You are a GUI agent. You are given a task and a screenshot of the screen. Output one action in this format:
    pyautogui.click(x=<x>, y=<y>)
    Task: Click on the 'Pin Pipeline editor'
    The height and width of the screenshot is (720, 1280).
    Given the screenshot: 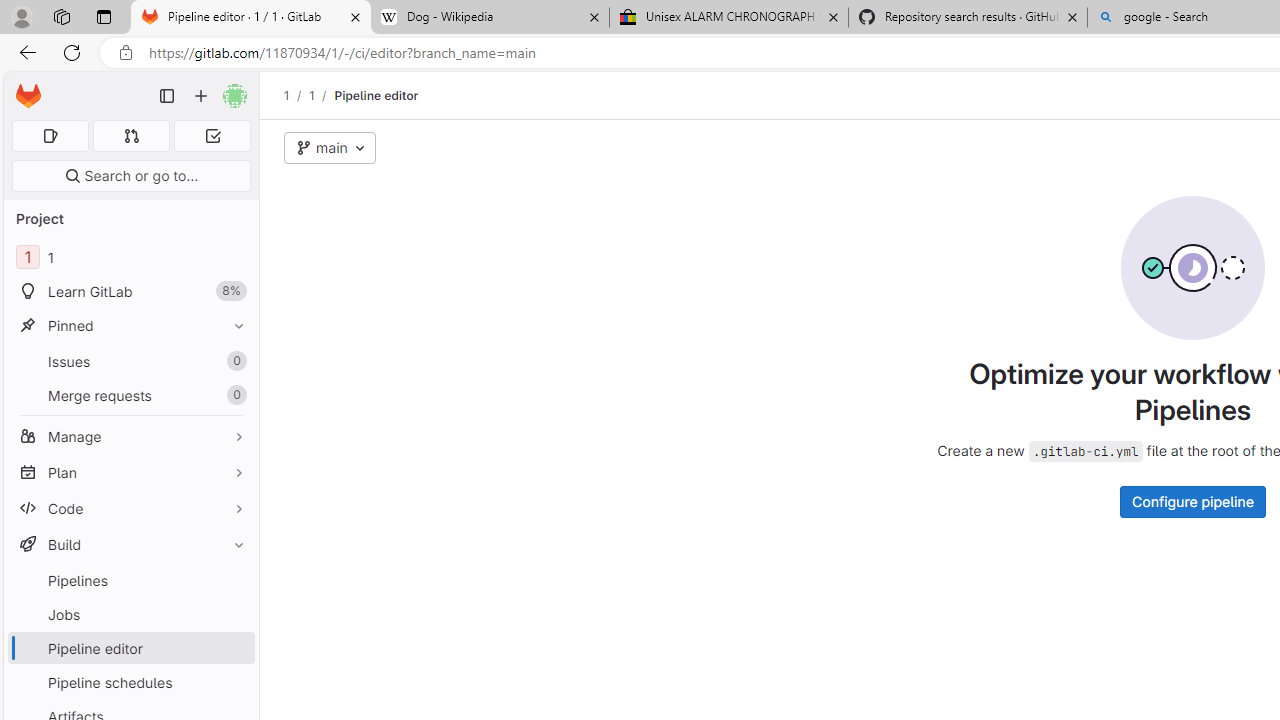 What is the action you would take?
    pyautogui.click(x=234, y=648)
    